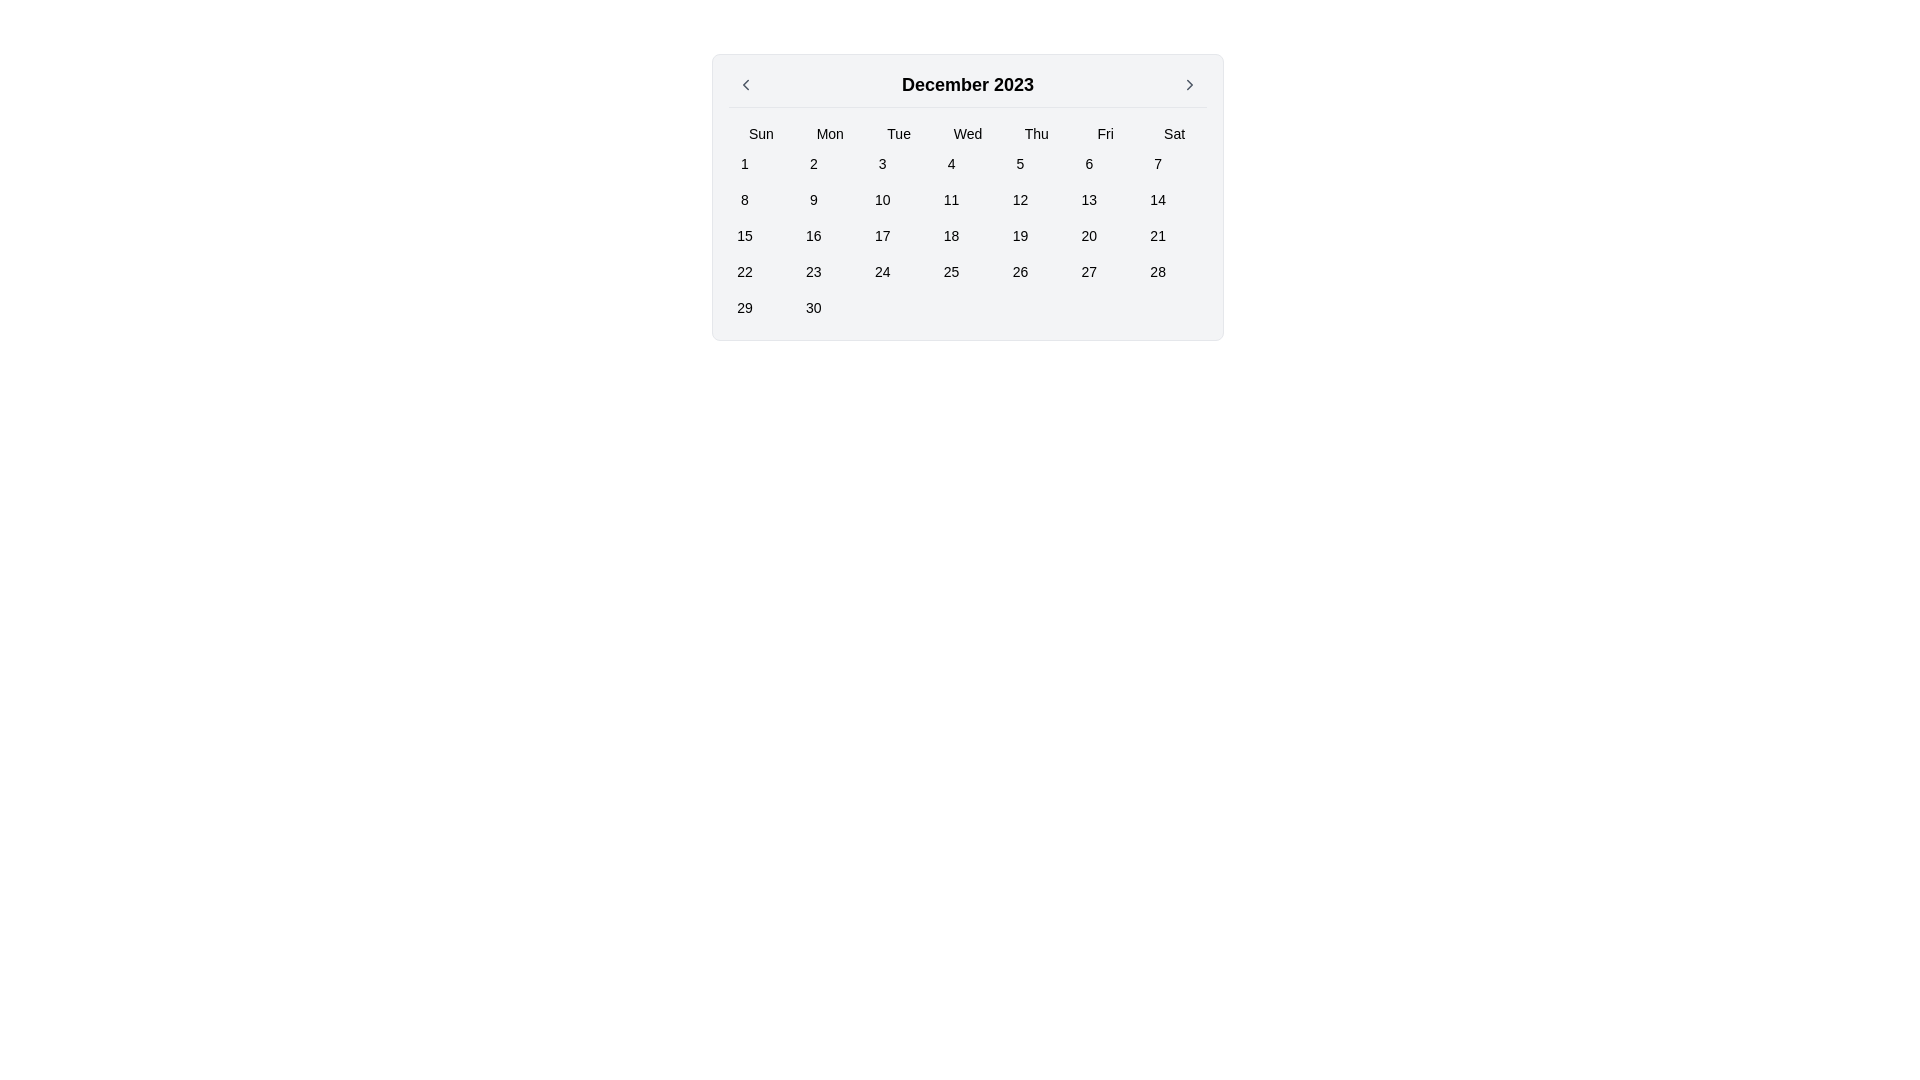 The width and height of the screenshot is (1920, 1080). Describe the element at coordinates (743, 234) in the screenshot. I see `the button representing the date '15' in the monthly calendar` at that location.